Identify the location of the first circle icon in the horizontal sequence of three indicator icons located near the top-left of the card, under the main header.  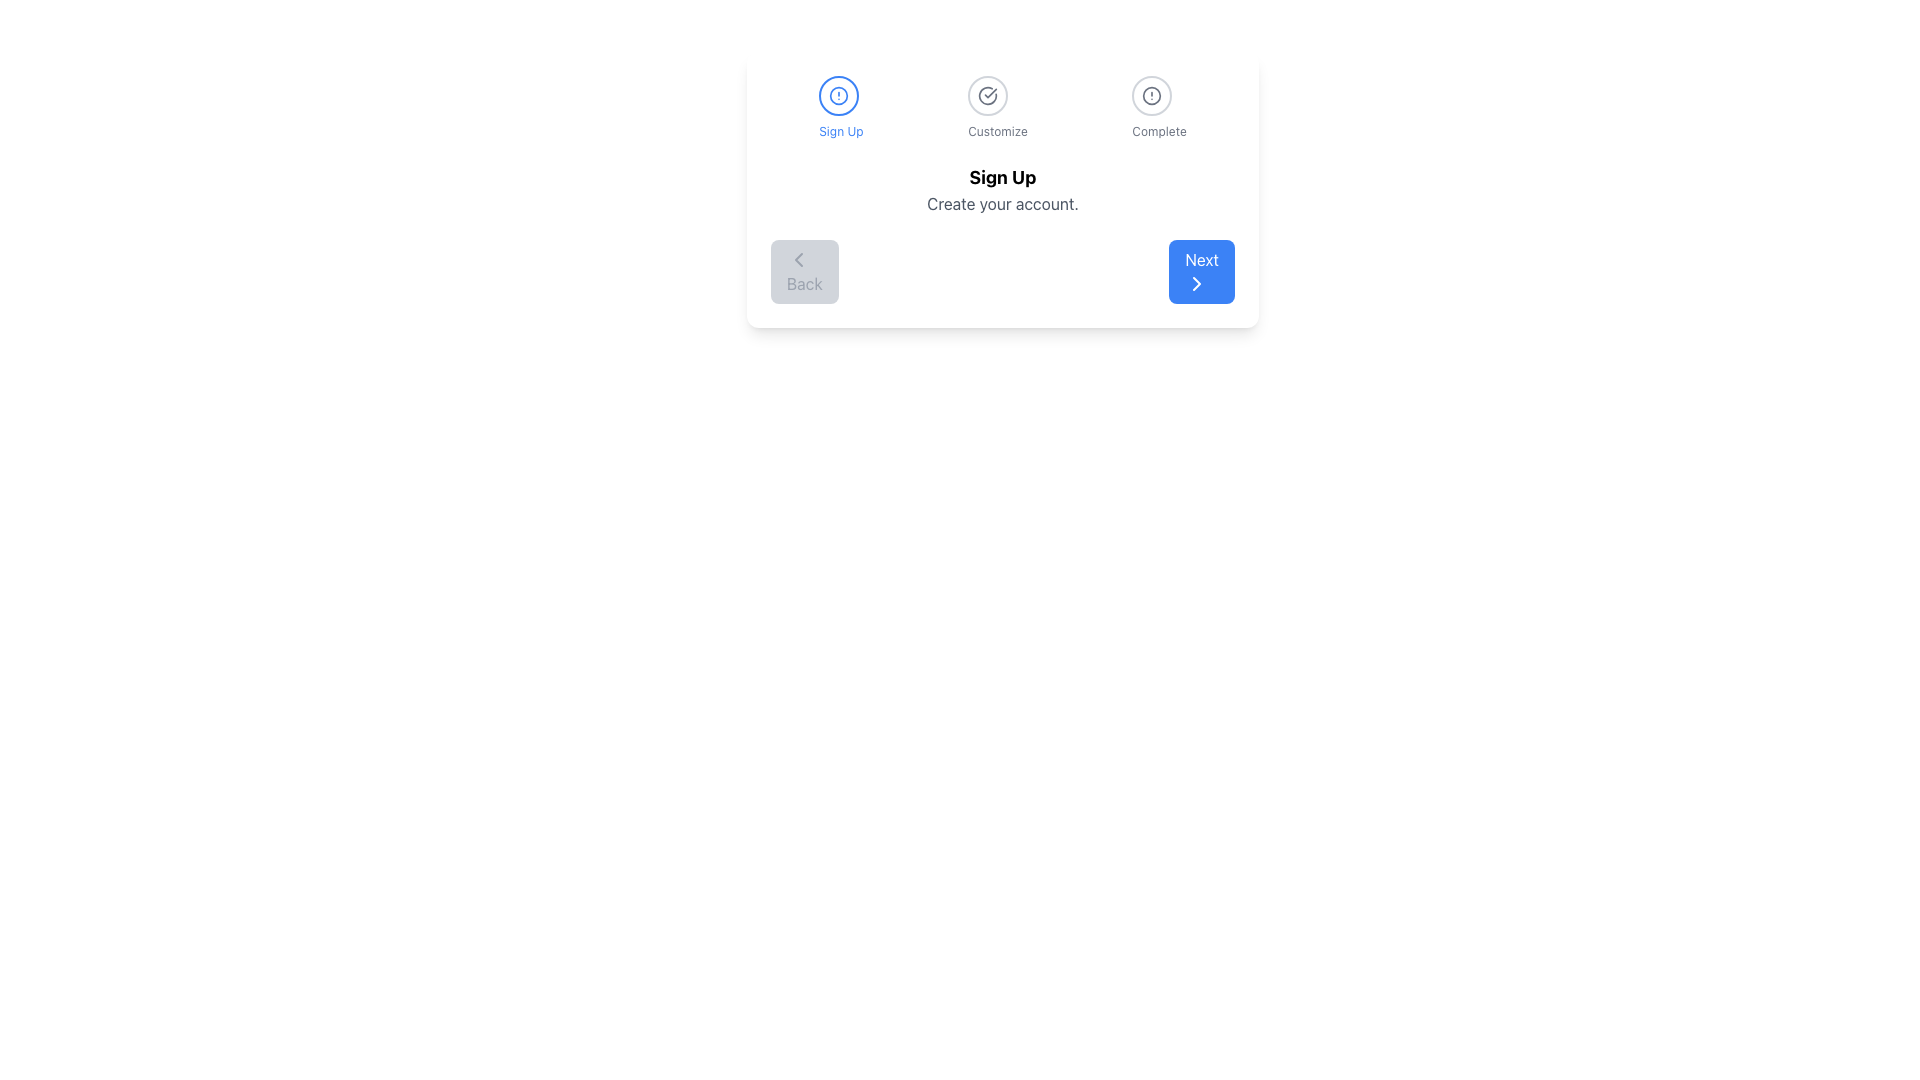
(839, 96).